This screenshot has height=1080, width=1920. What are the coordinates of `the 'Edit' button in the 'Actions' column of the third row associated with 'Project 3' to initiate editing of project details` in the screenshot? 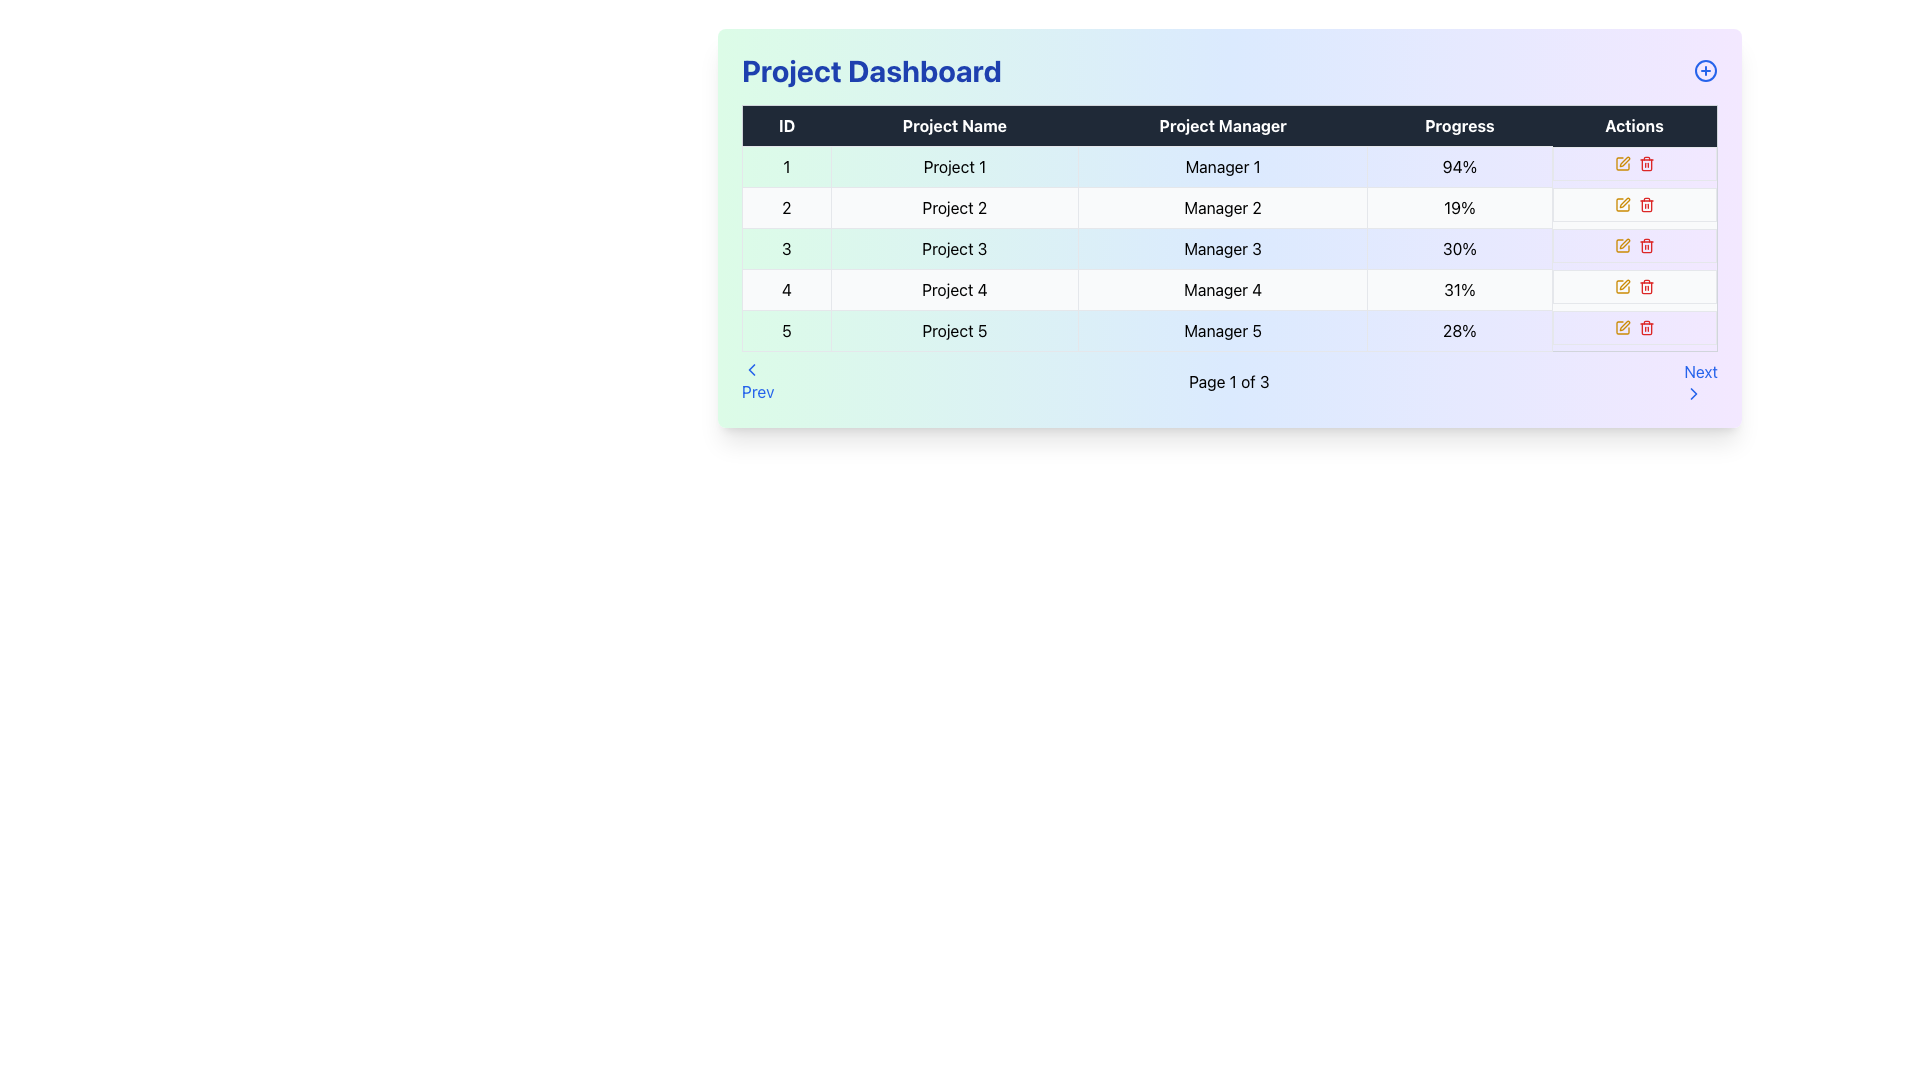 It's located at (1624, 242).